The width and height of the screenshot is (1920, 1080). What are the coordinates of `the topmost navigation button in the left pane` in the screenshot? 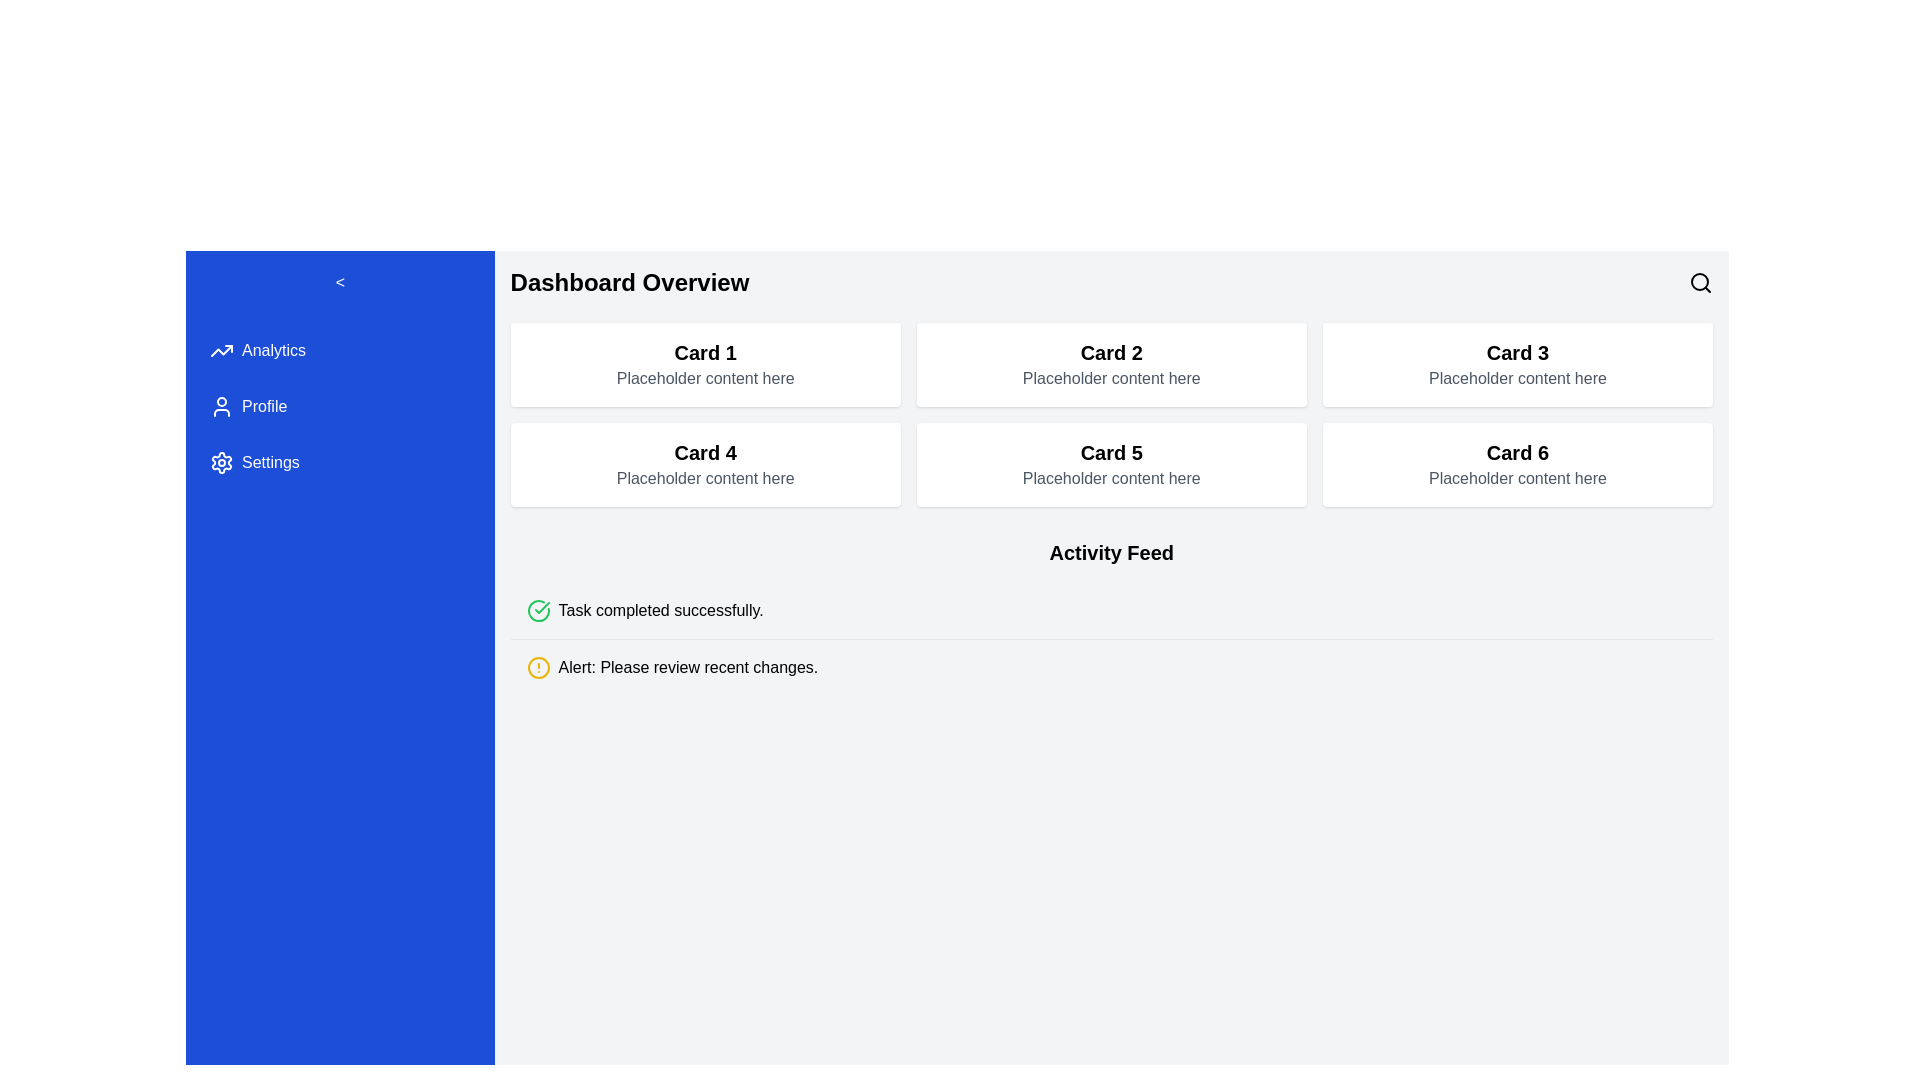 It's located at (340, 350).